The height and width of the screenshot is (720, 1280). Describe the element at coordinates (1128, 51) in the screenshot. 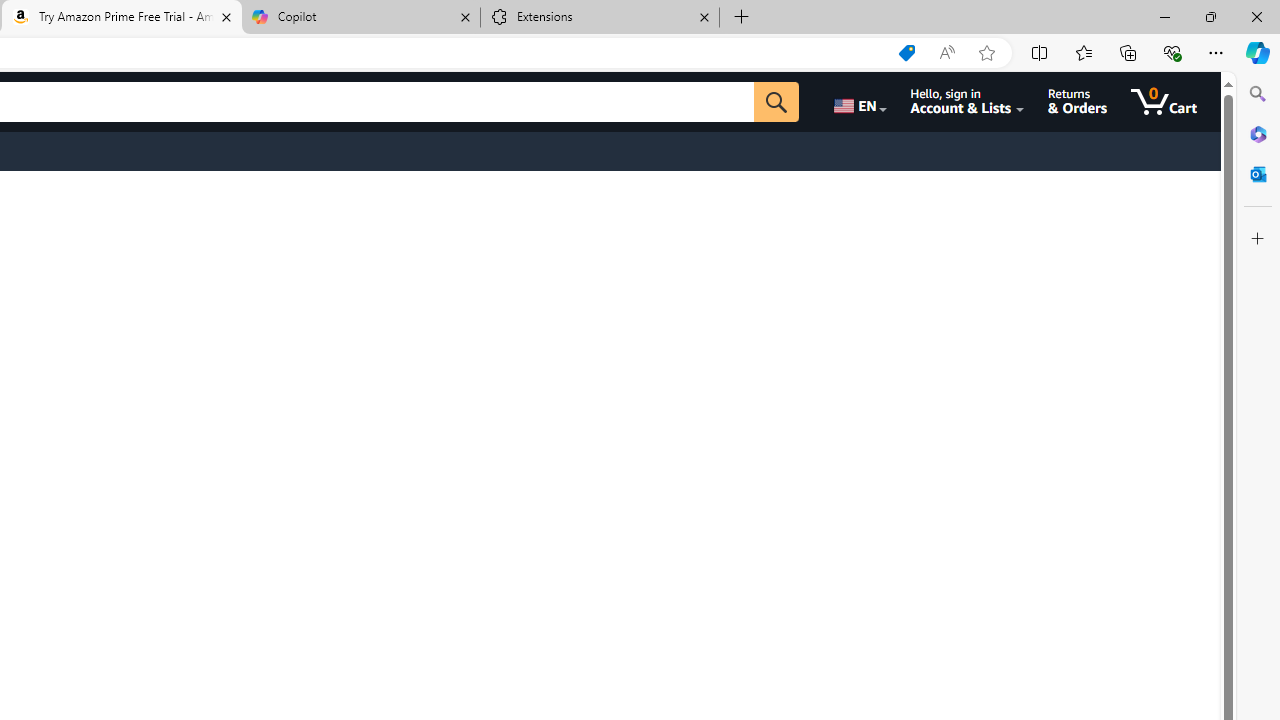

I see `'Collections'` at that location.